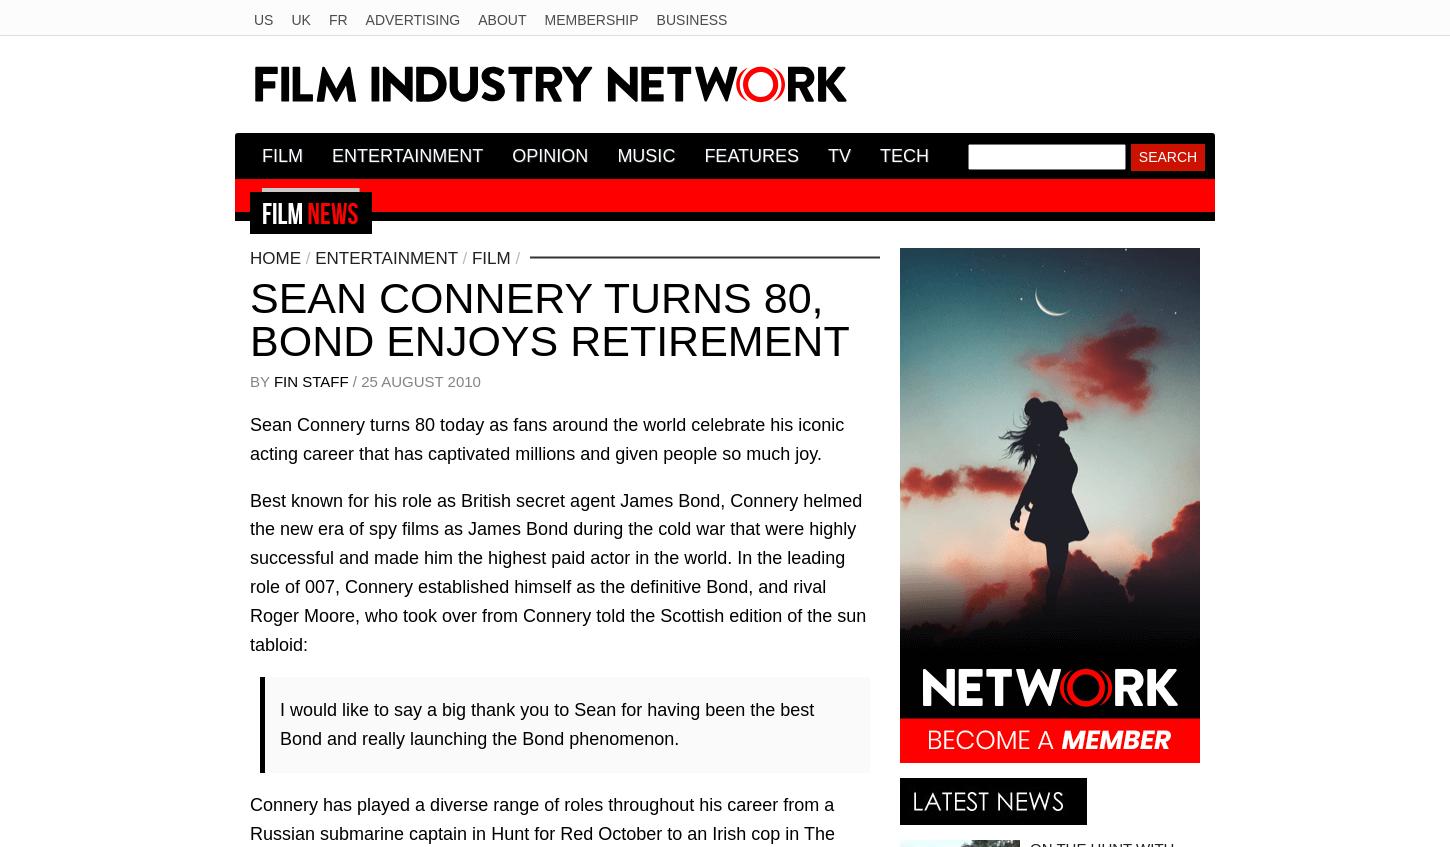  Describe the element at coordinates (275, 256) in the screenshot. I see `'Home'` at that location.